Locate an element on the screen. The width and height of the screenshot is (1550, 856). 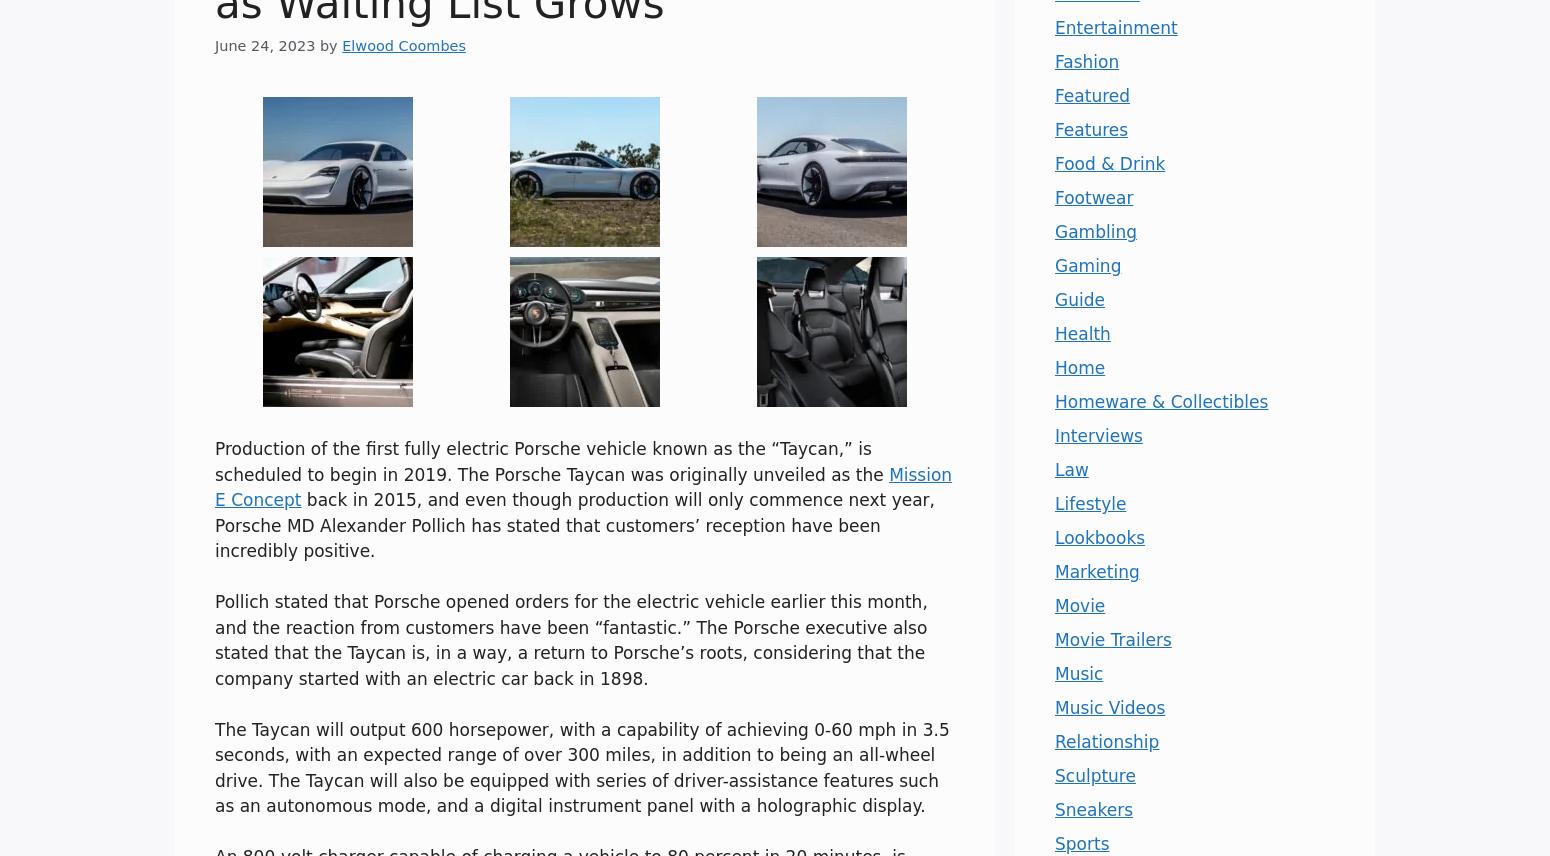
'The Taycan will output 600 horsepower, with a capability of achieving 0-60 mph in 3.5 seconds, with an expected range of over 300 miles, in addition to being an all-wheel drive. The Taycan will also be equipped with series of driver-assistance features such as an autonomous mode, and a digital instrument panel with a holographic display.' is located at coordinates (213, 766).